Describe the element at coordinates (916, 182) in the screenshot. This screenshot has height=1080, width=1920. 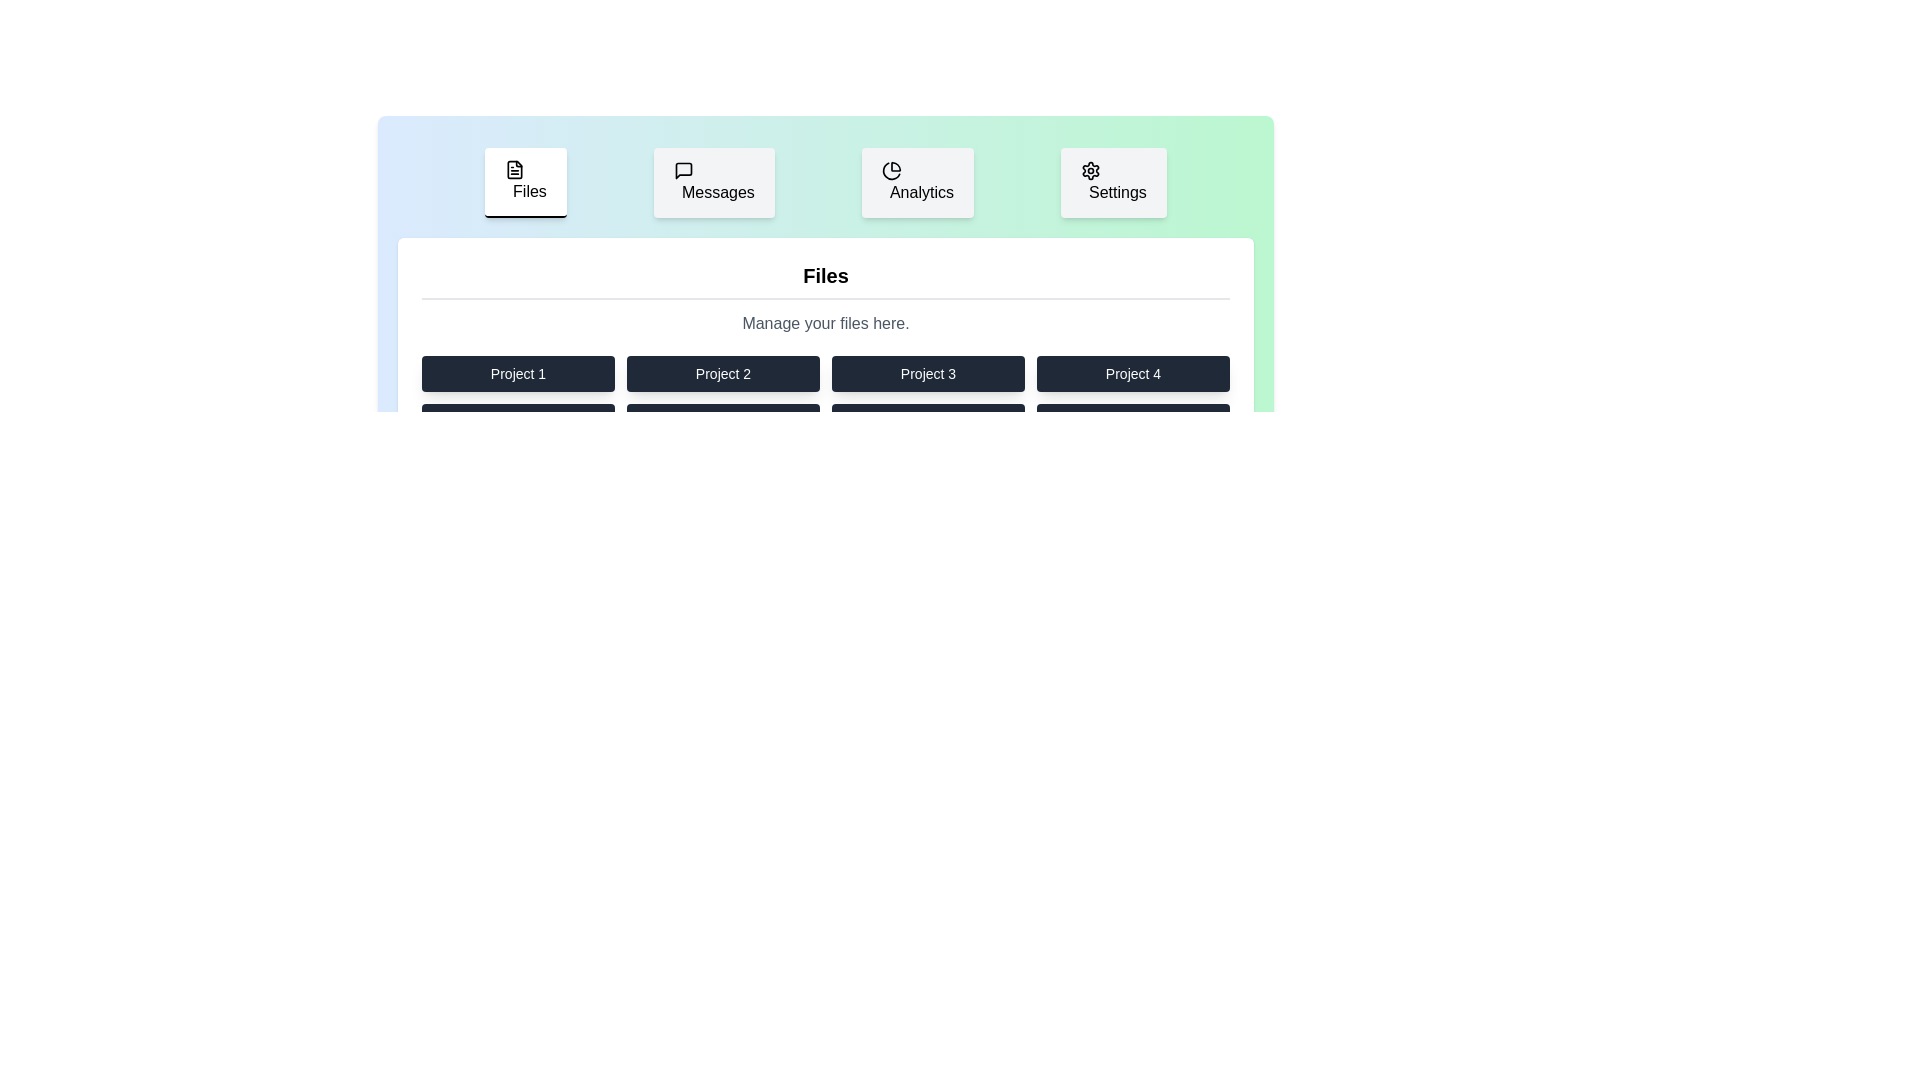
I see `the Analytics tab to switch its content` at that location.